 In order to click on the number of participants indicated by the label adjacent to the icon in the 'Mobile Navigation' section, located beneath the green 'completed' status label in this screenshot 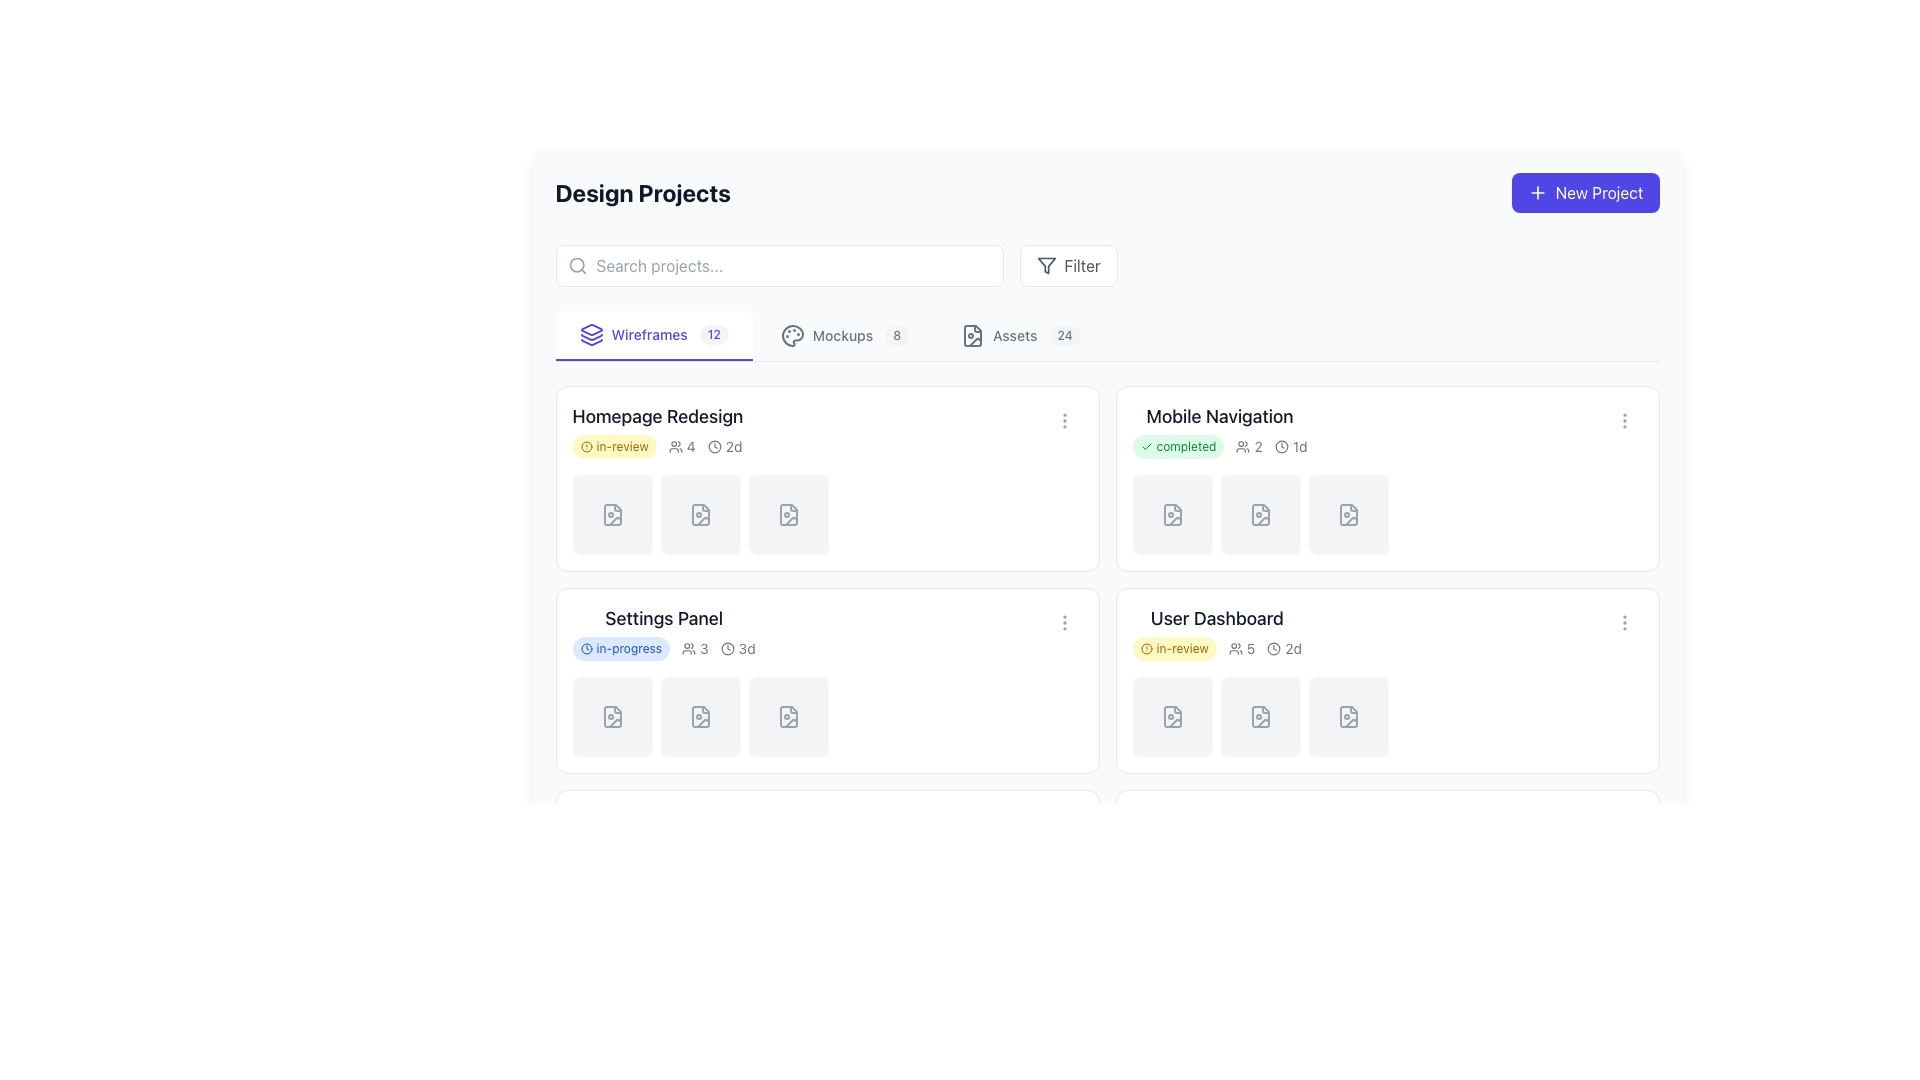, I will do `click(1248, 446)`.